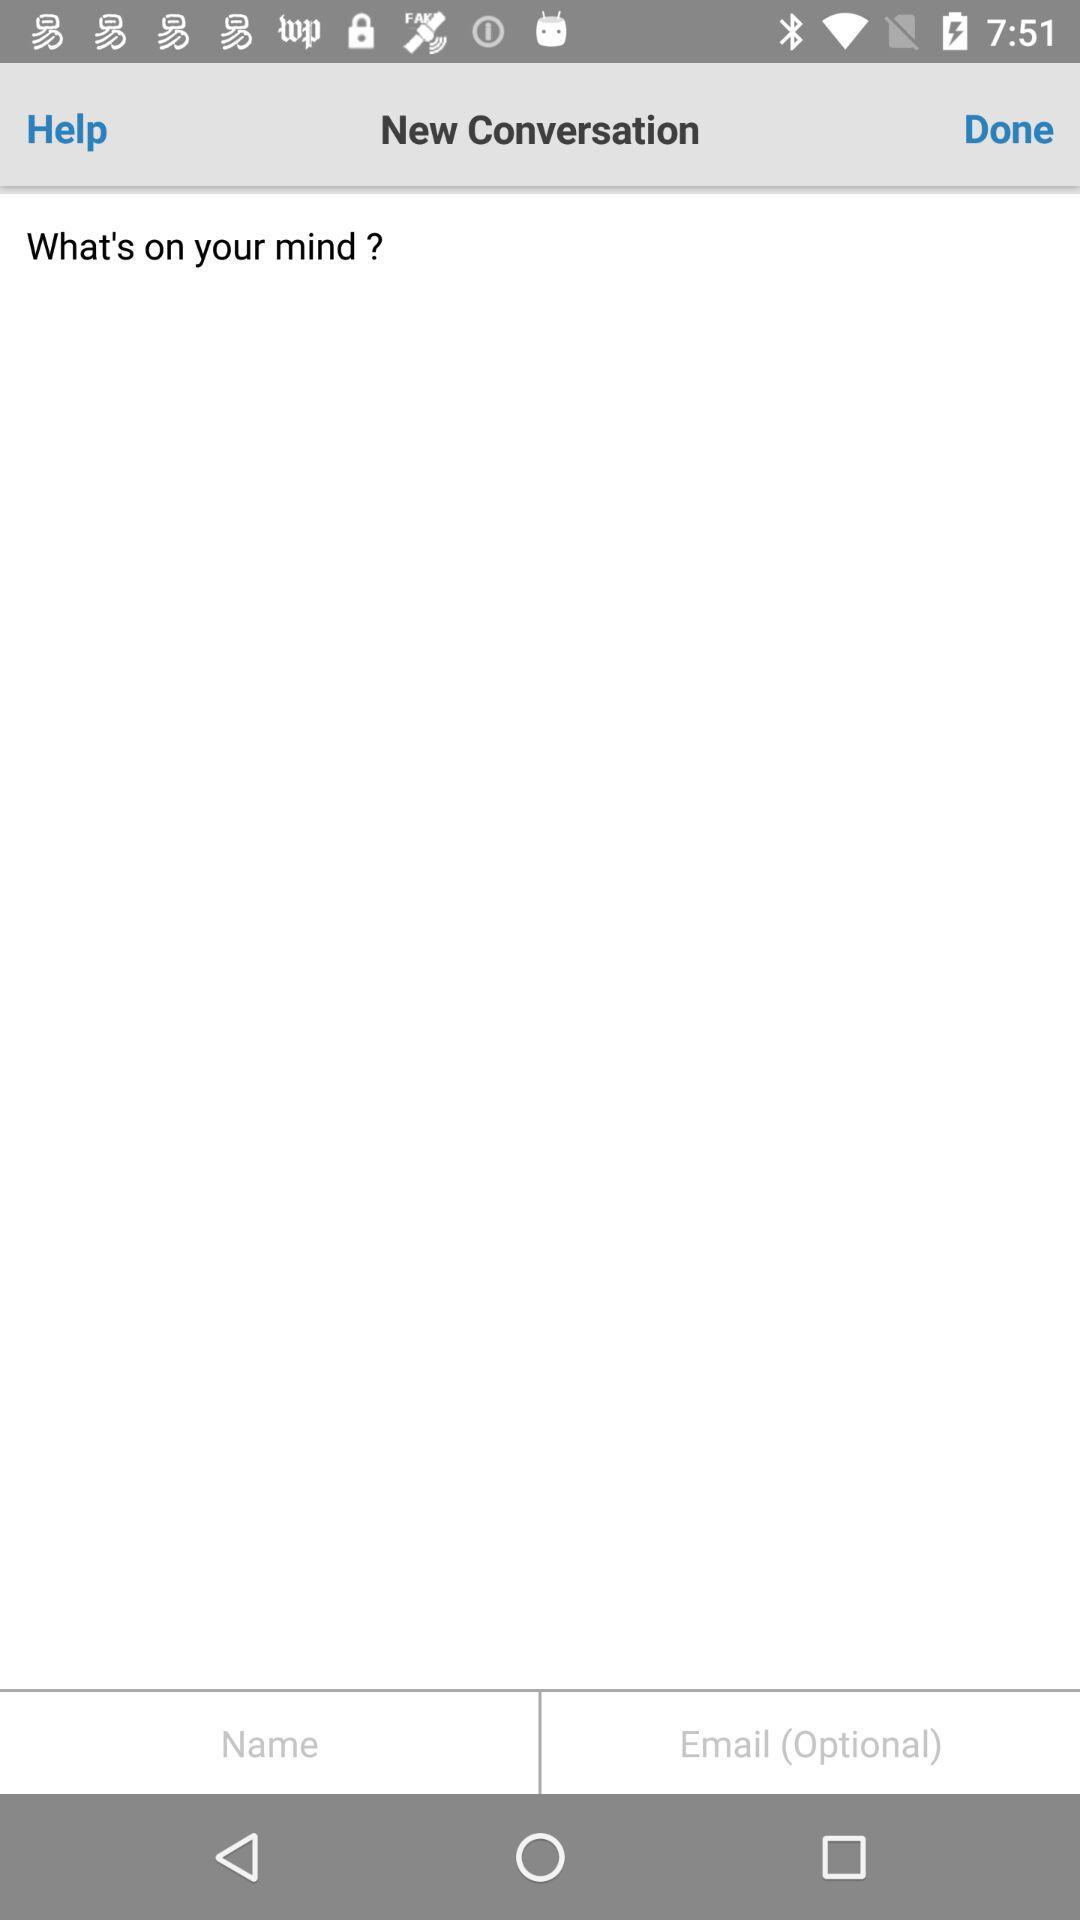 The width and height of the screenshot is (1080, 1920). Describe the element at coordinates (968, 127) in the screenshot. I see `item next to new conversation` at that location.